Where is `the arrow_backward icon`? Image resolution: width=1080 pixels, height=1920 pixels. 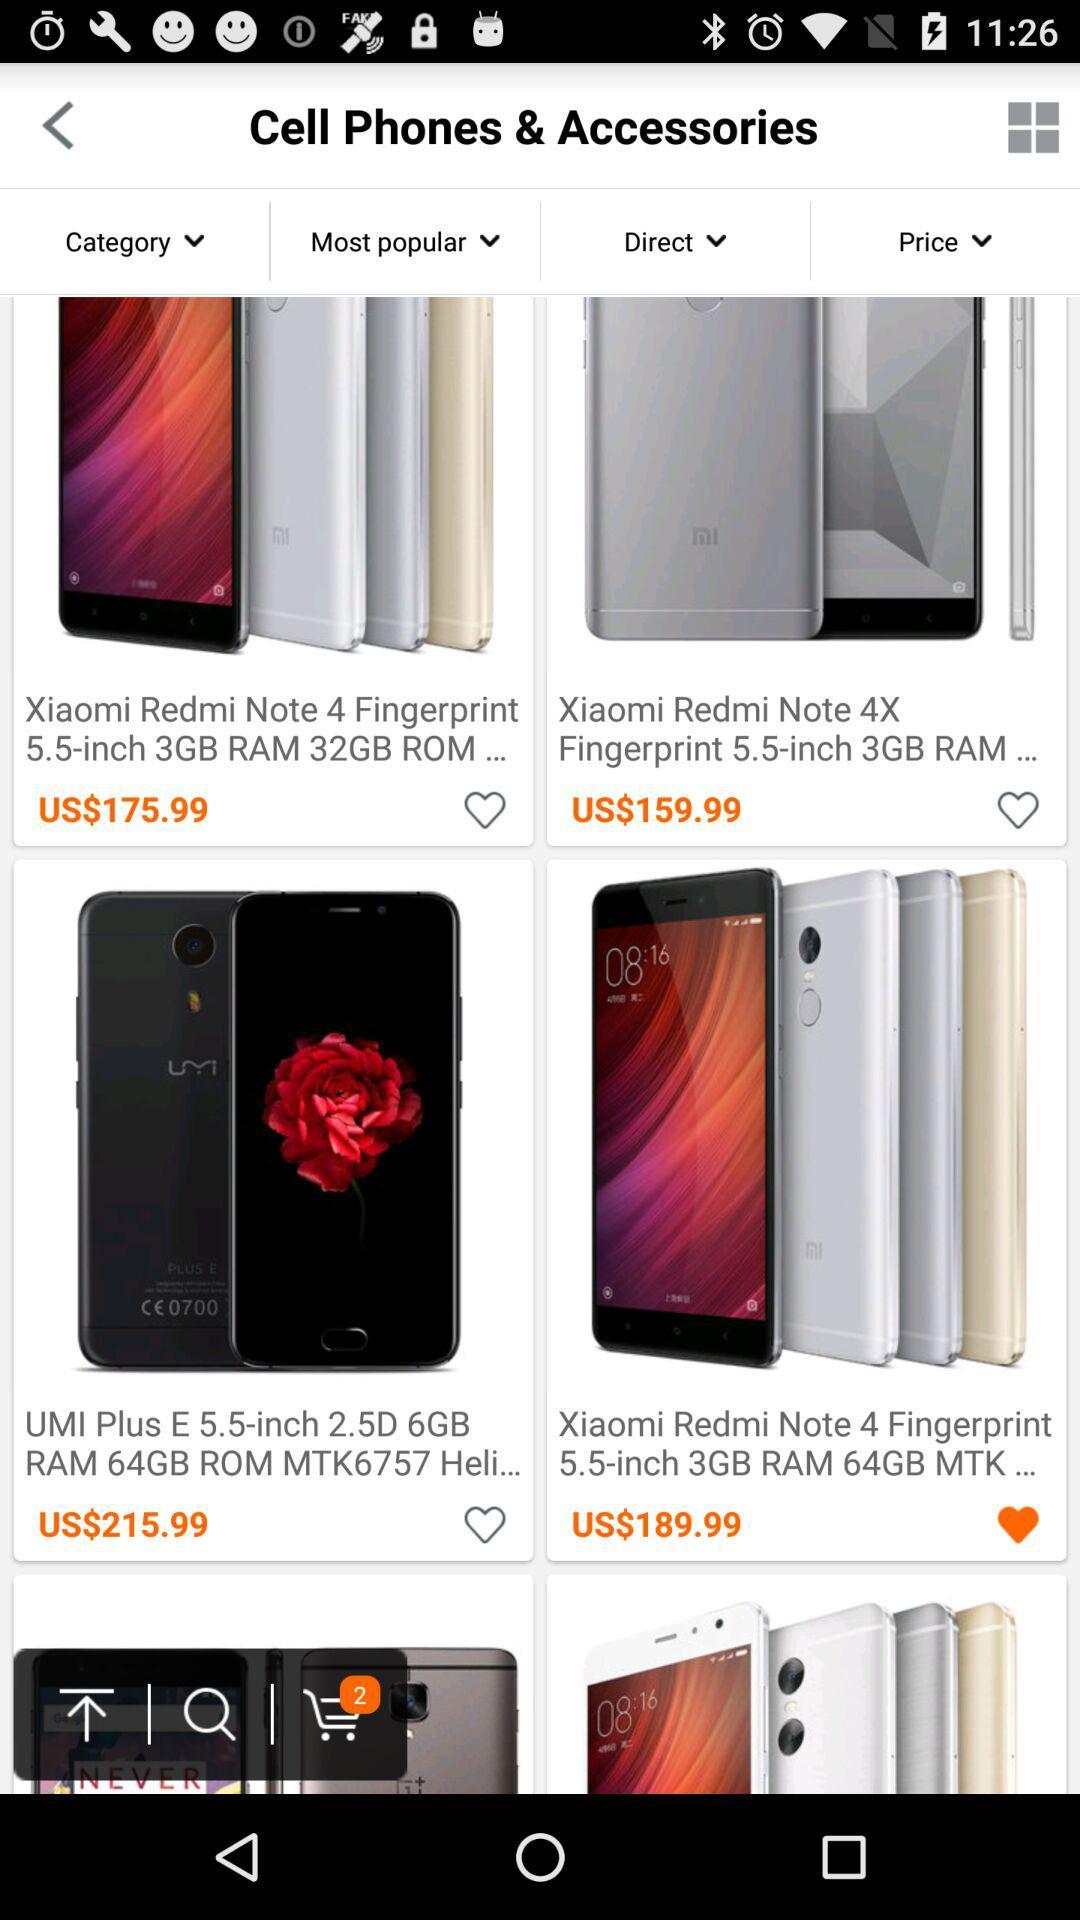
the arrow_backward icon is located at coordinates (56, 133).